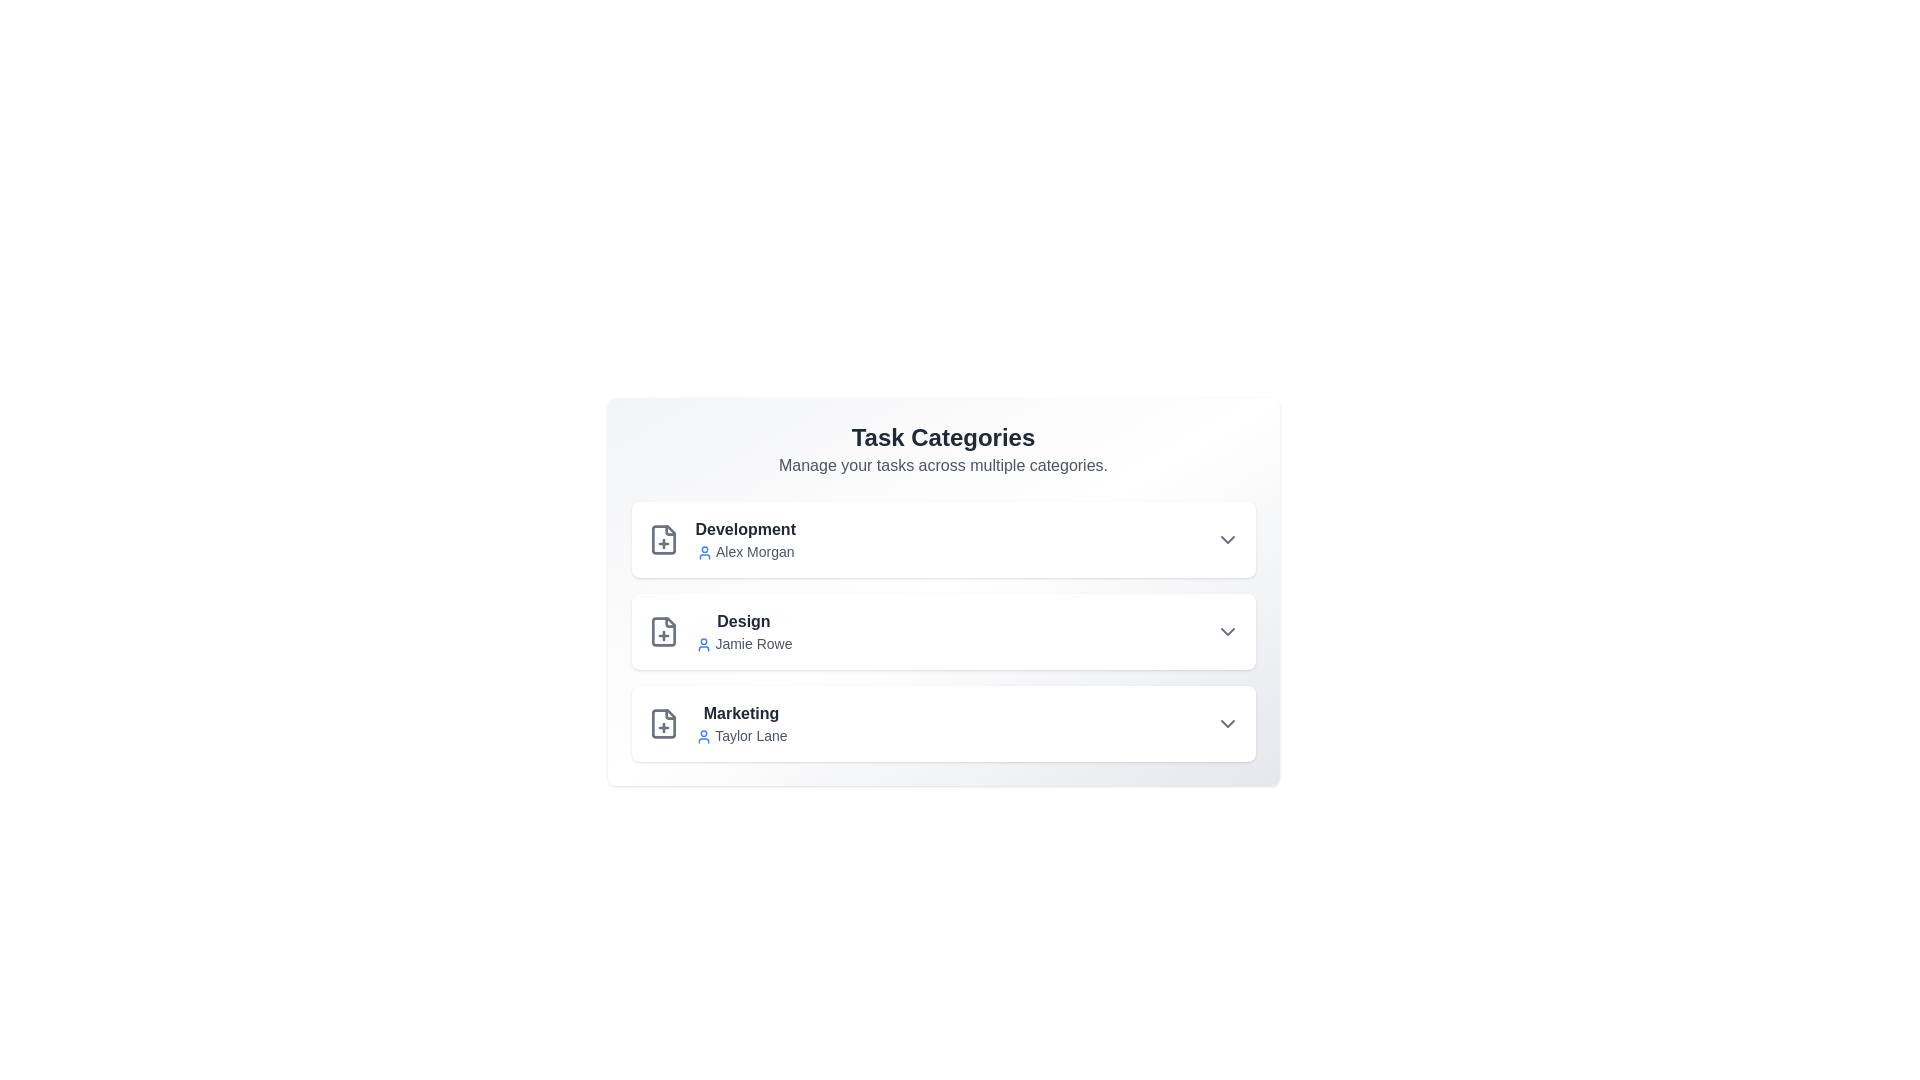  I want to click on the user icon next to the owner's name for additional information for Design, so click(703, 645).